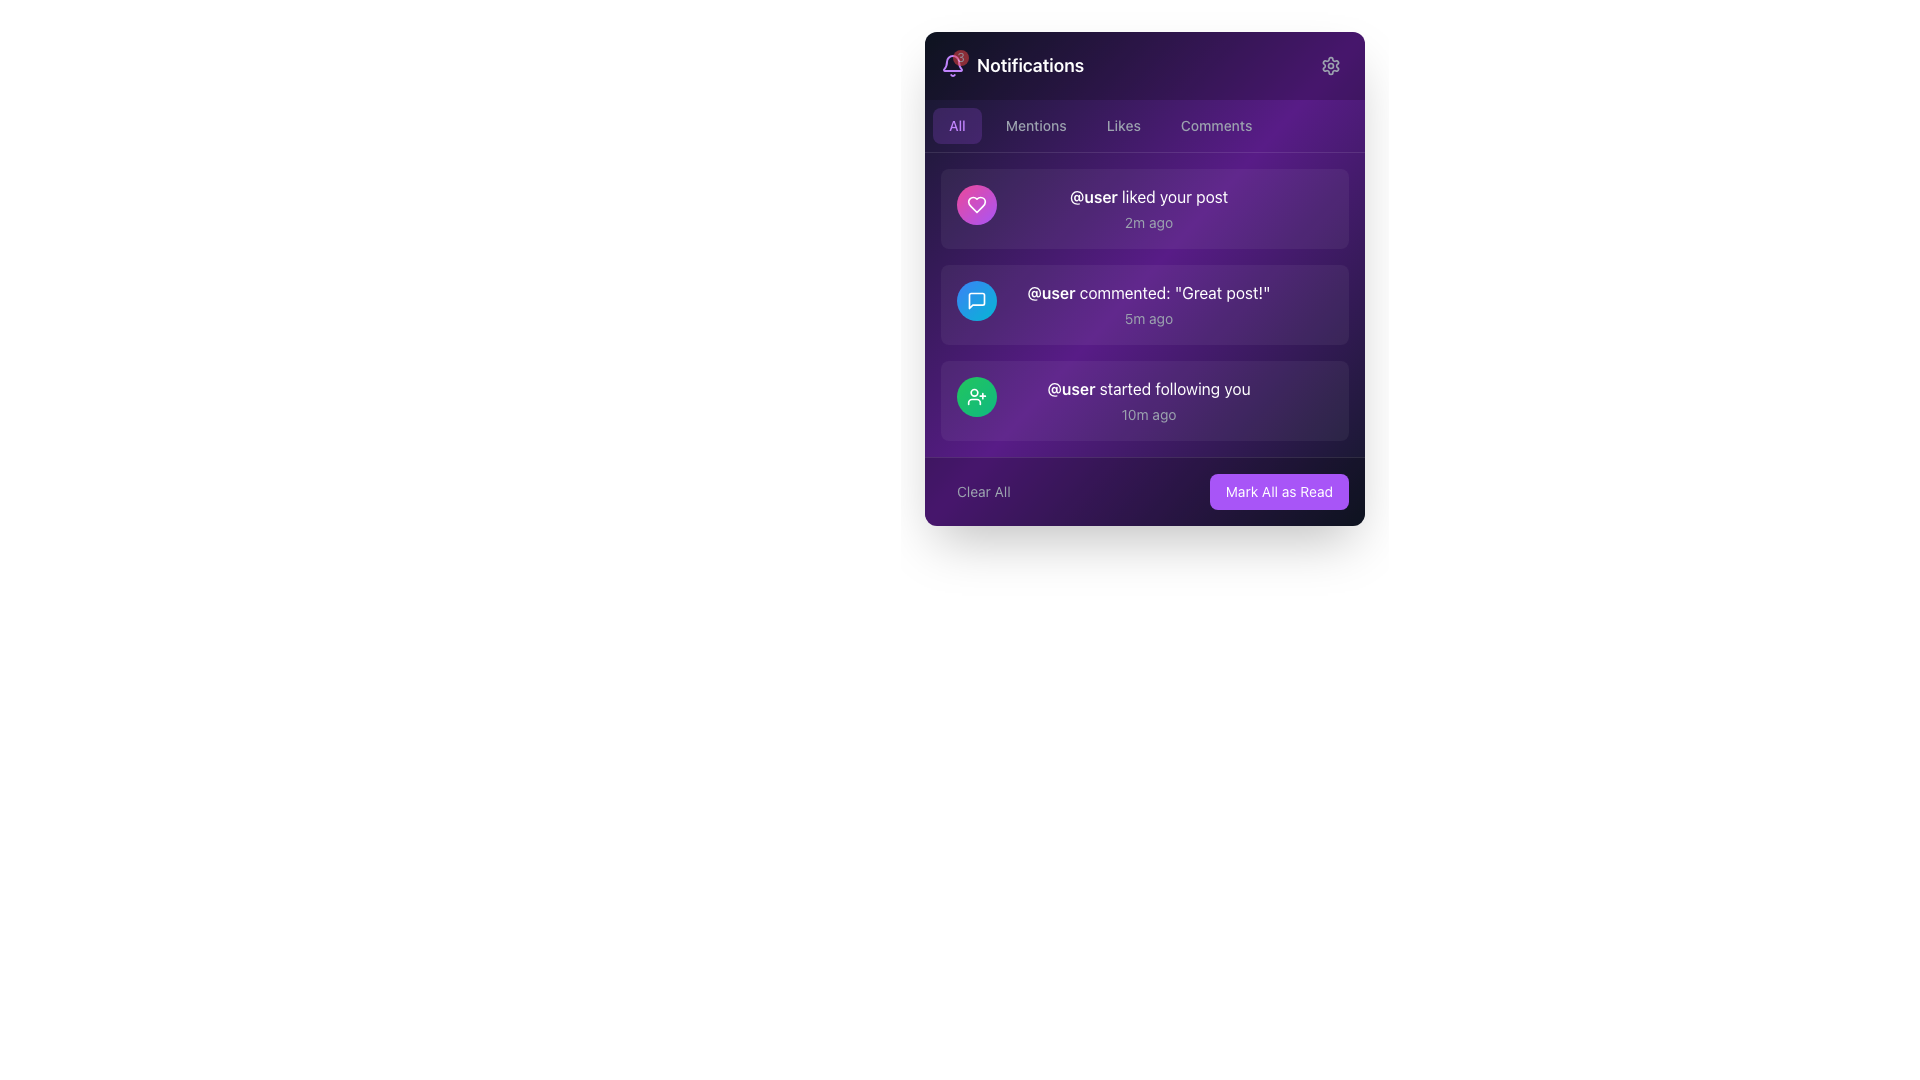  I want to click on the cogwheel icon located at the top-right corner of the notification panel, so click(1330, 64).